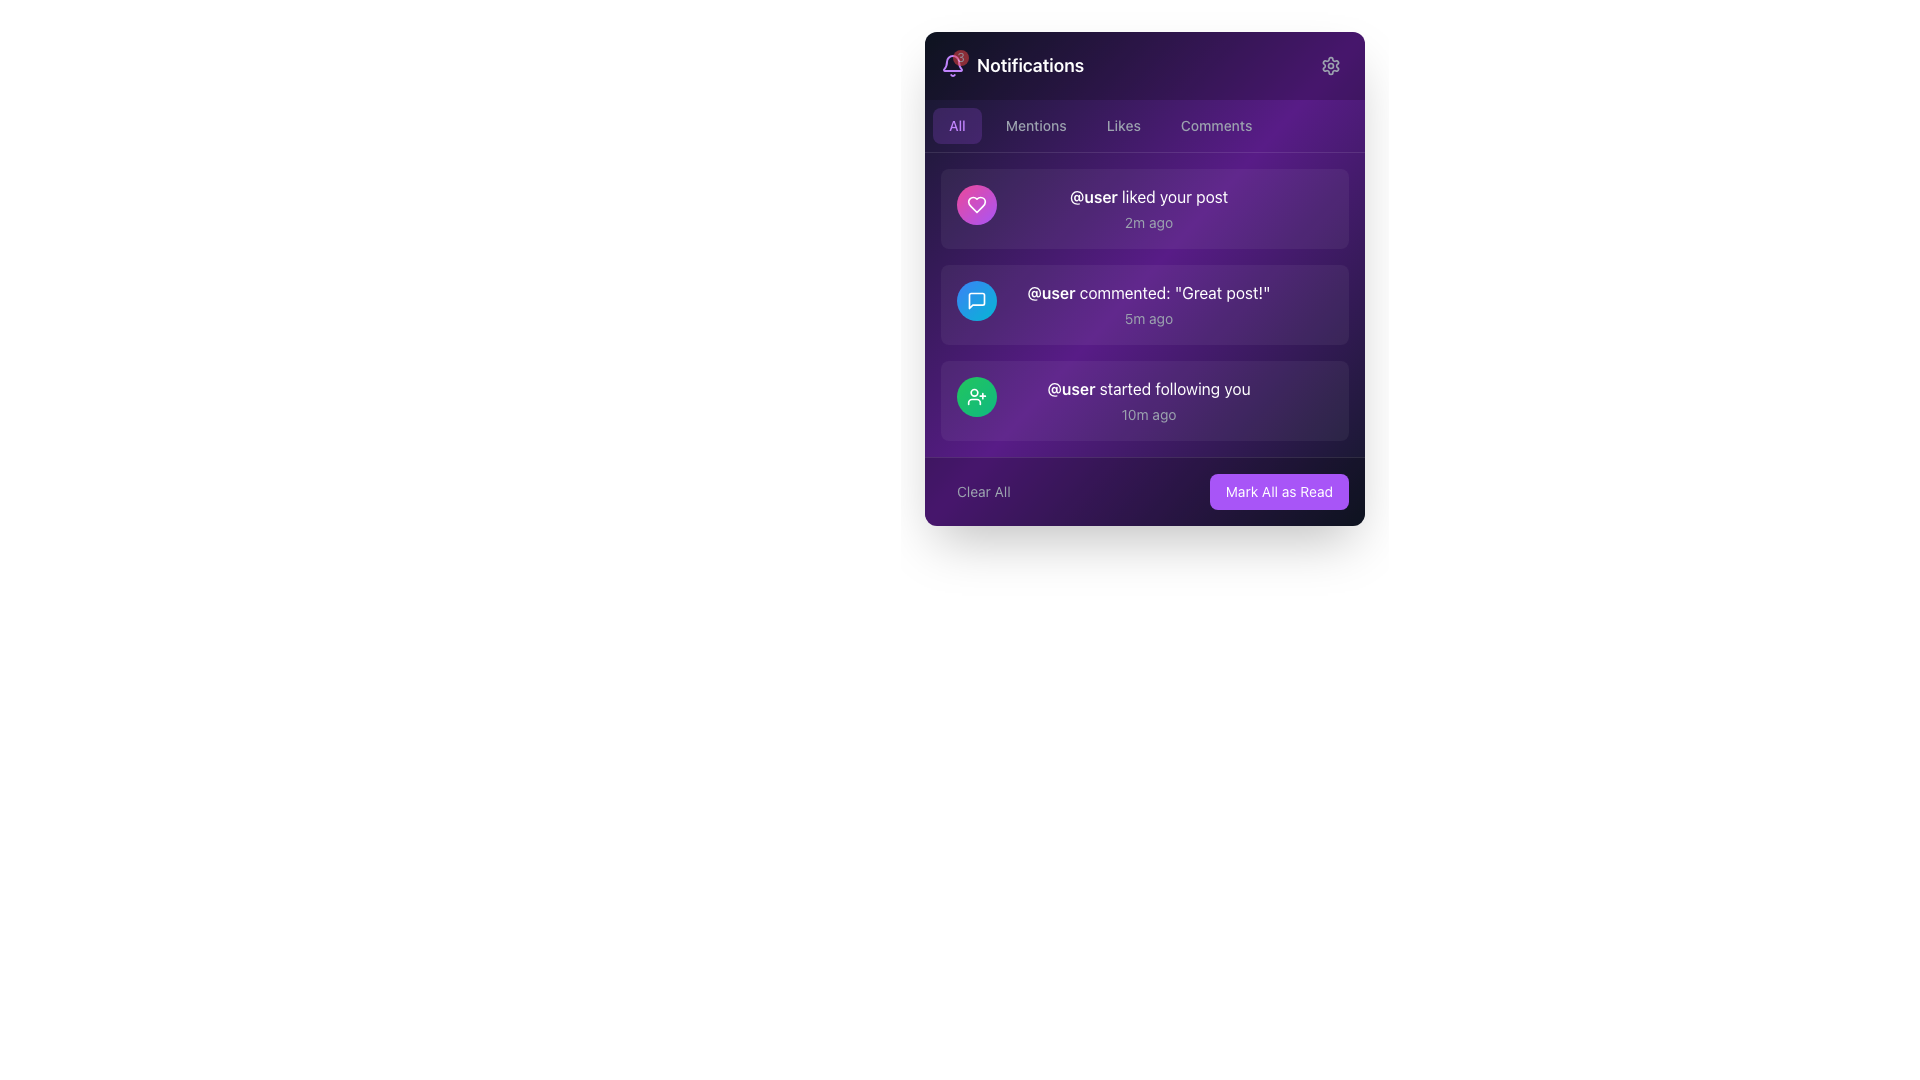  I want to click on the cogwheel icon located at the top-right corner of the notification panel, so click(1330, 64).